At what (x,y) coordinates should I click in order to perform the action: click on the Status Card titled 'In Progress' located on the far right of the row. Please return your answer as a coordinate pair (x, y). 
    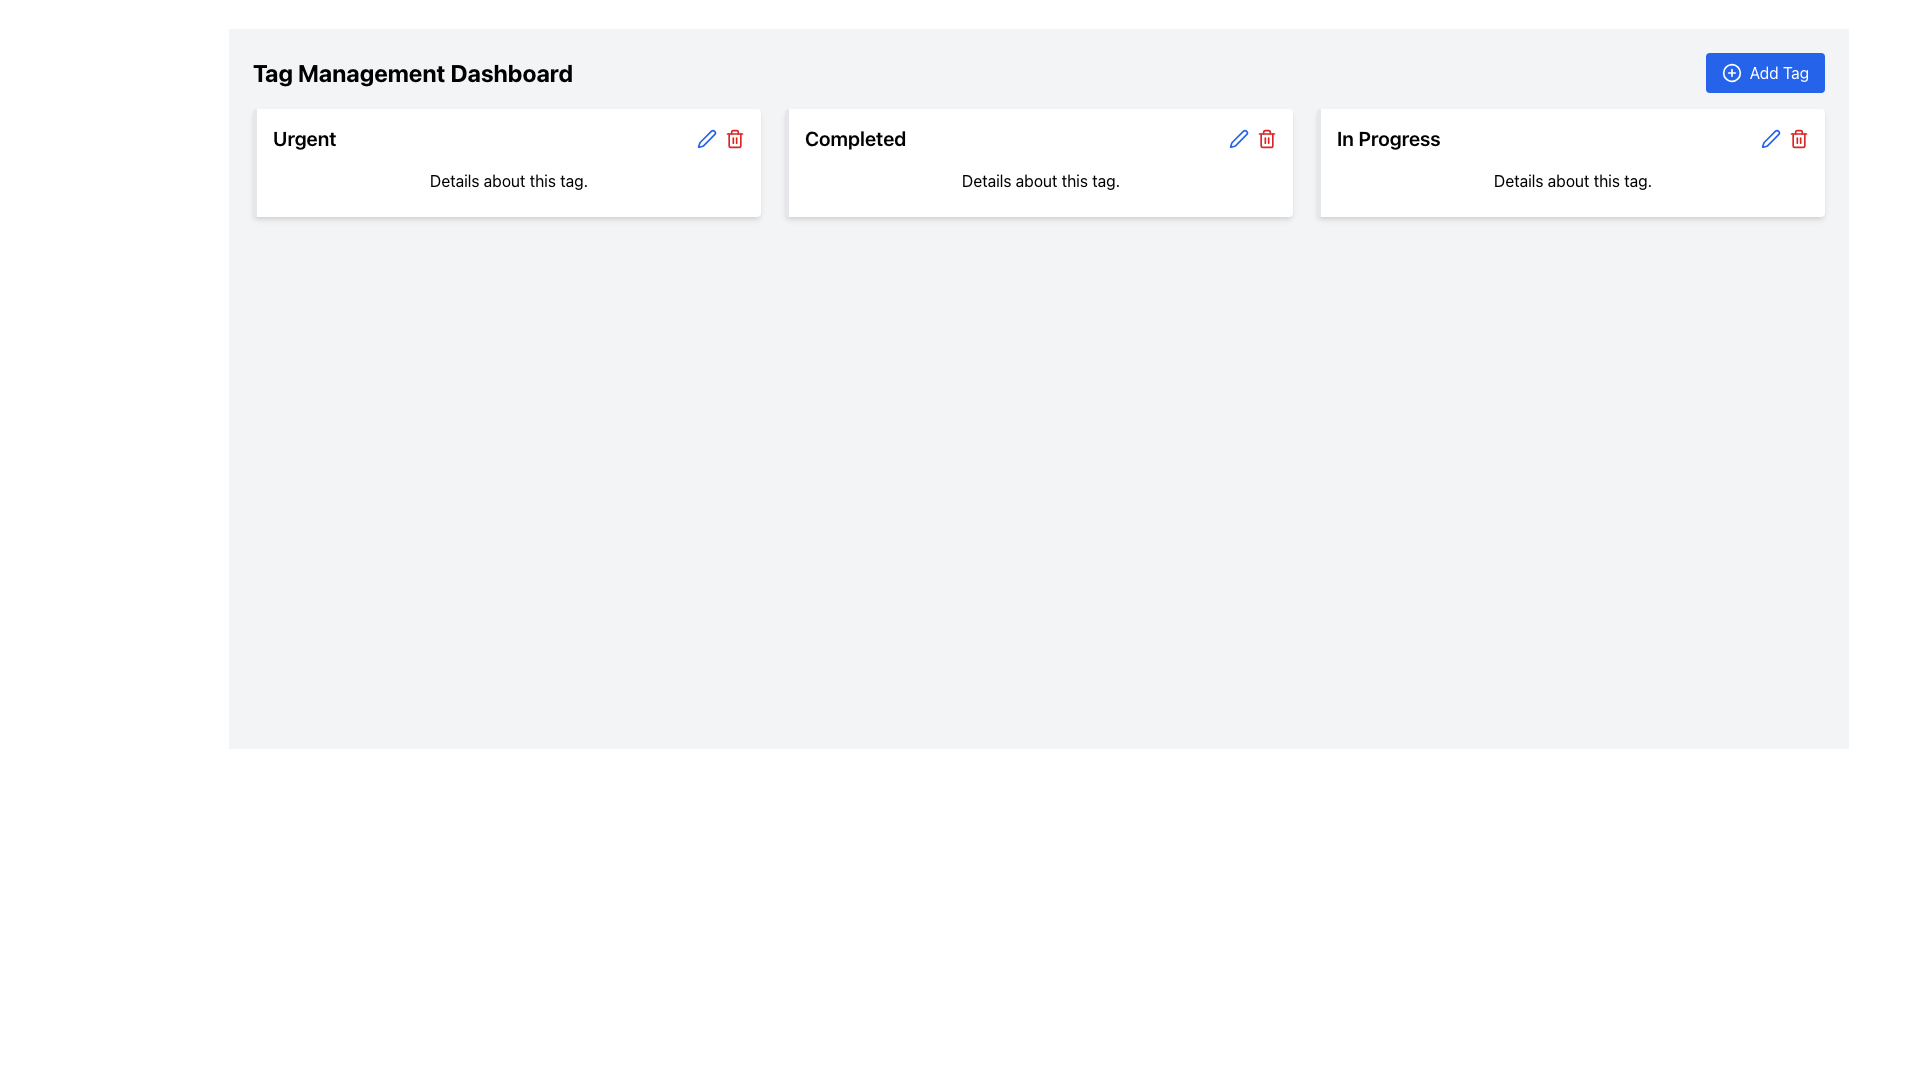
    Looking at the image, I should click on (1569, 161).